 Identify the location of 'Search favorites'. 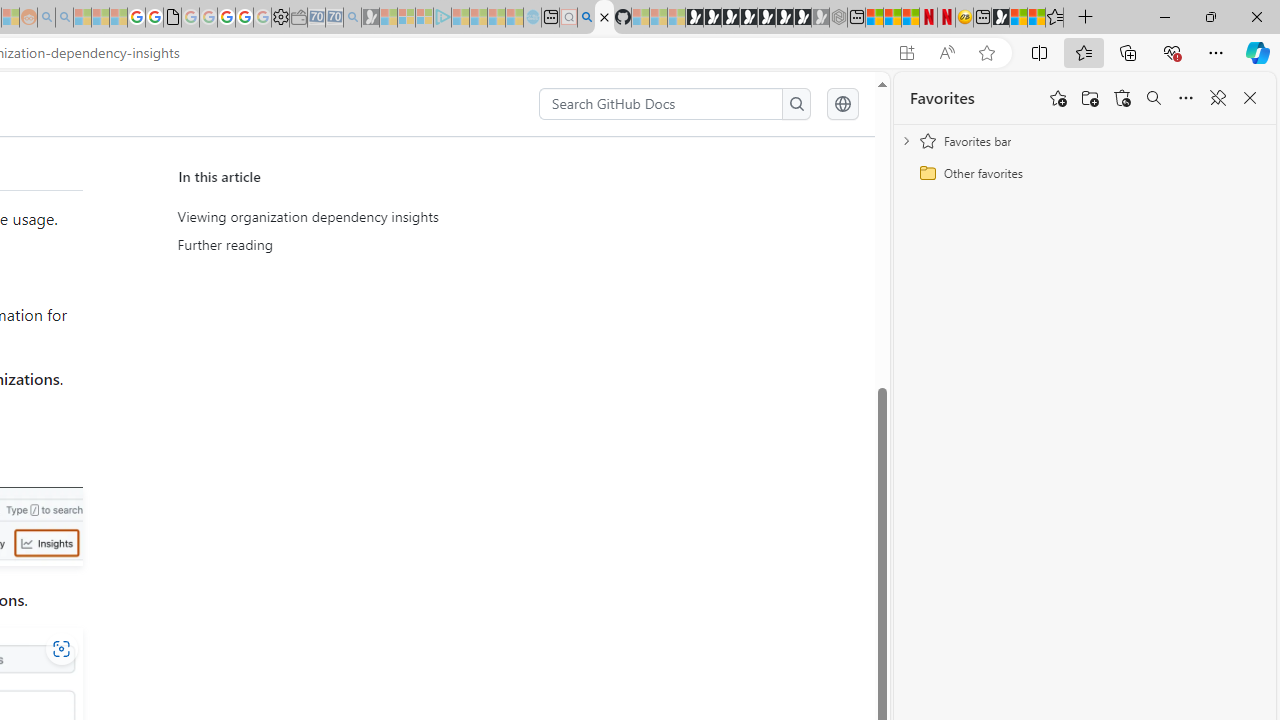
(1153, 98).